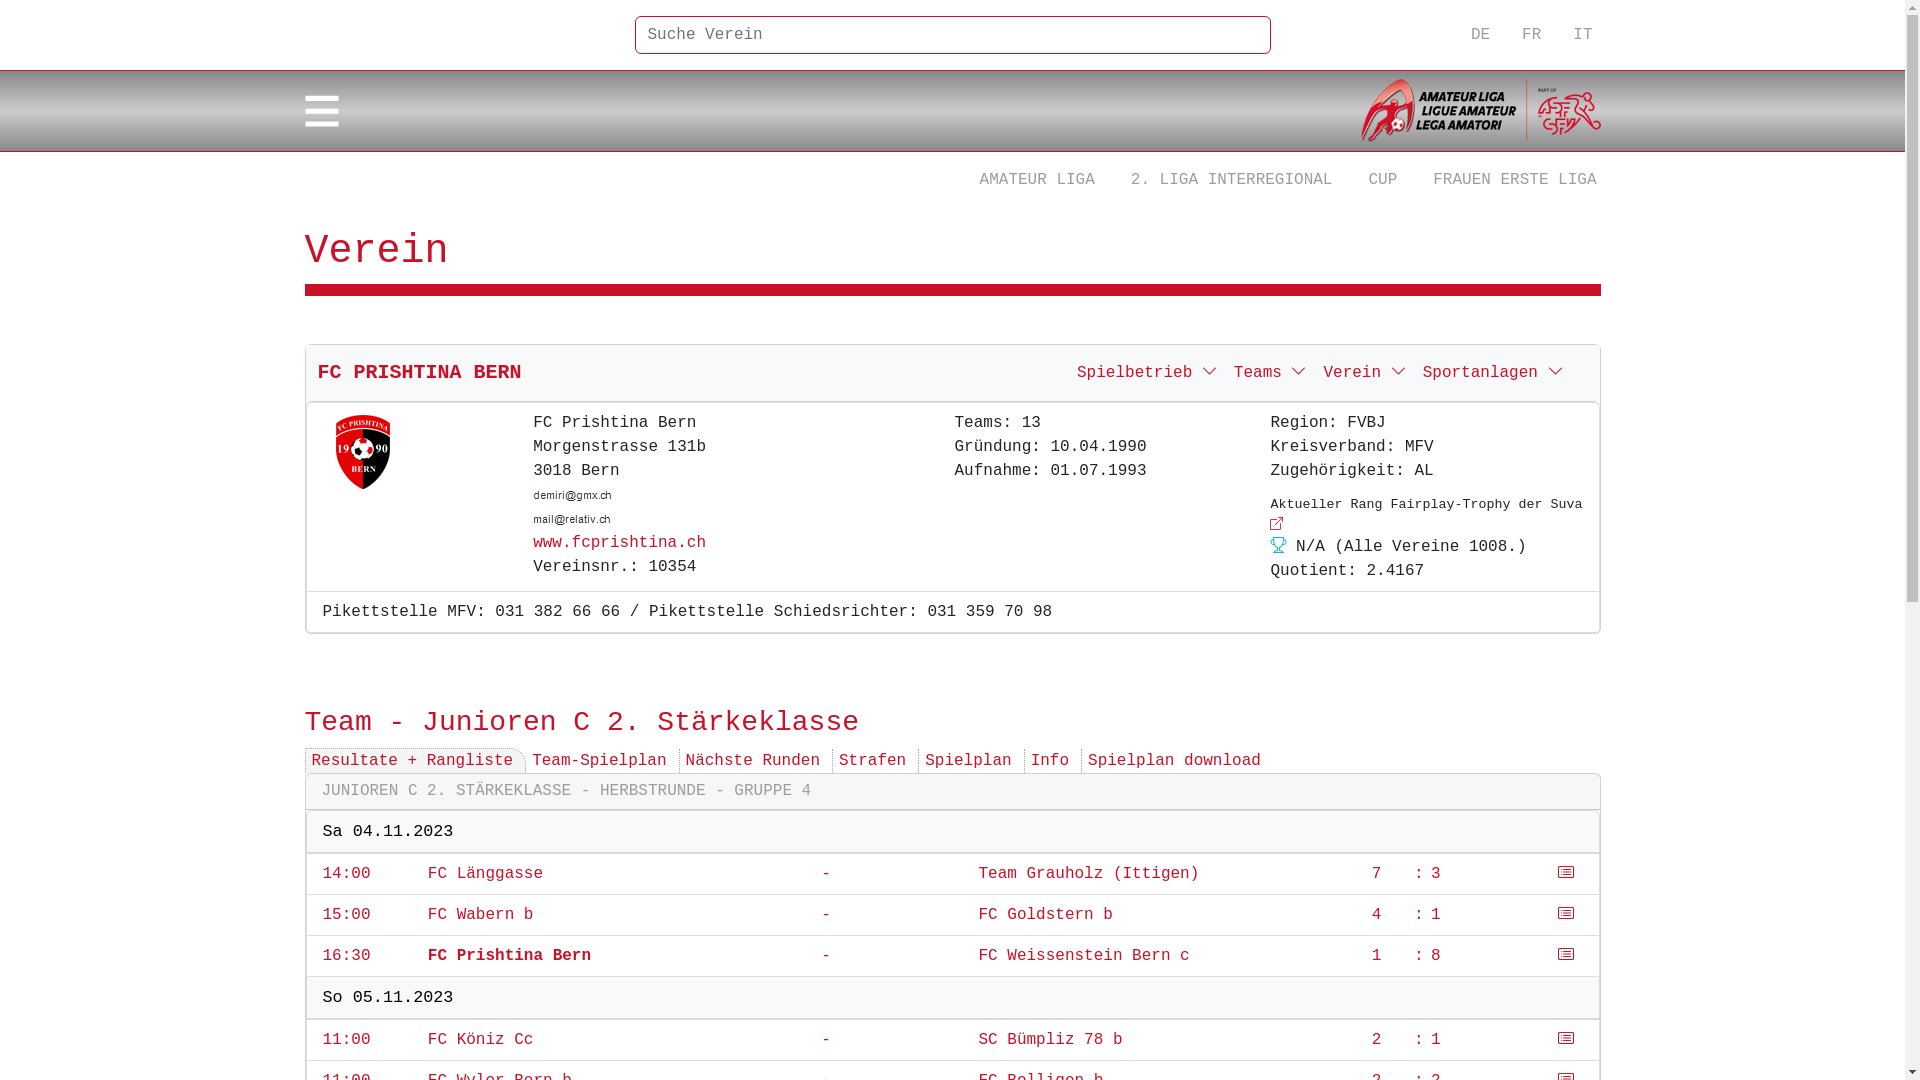  Describe the element at coordinates (1147, 373) in the screenshot. I see `'Spielbetrieb'` at that location.